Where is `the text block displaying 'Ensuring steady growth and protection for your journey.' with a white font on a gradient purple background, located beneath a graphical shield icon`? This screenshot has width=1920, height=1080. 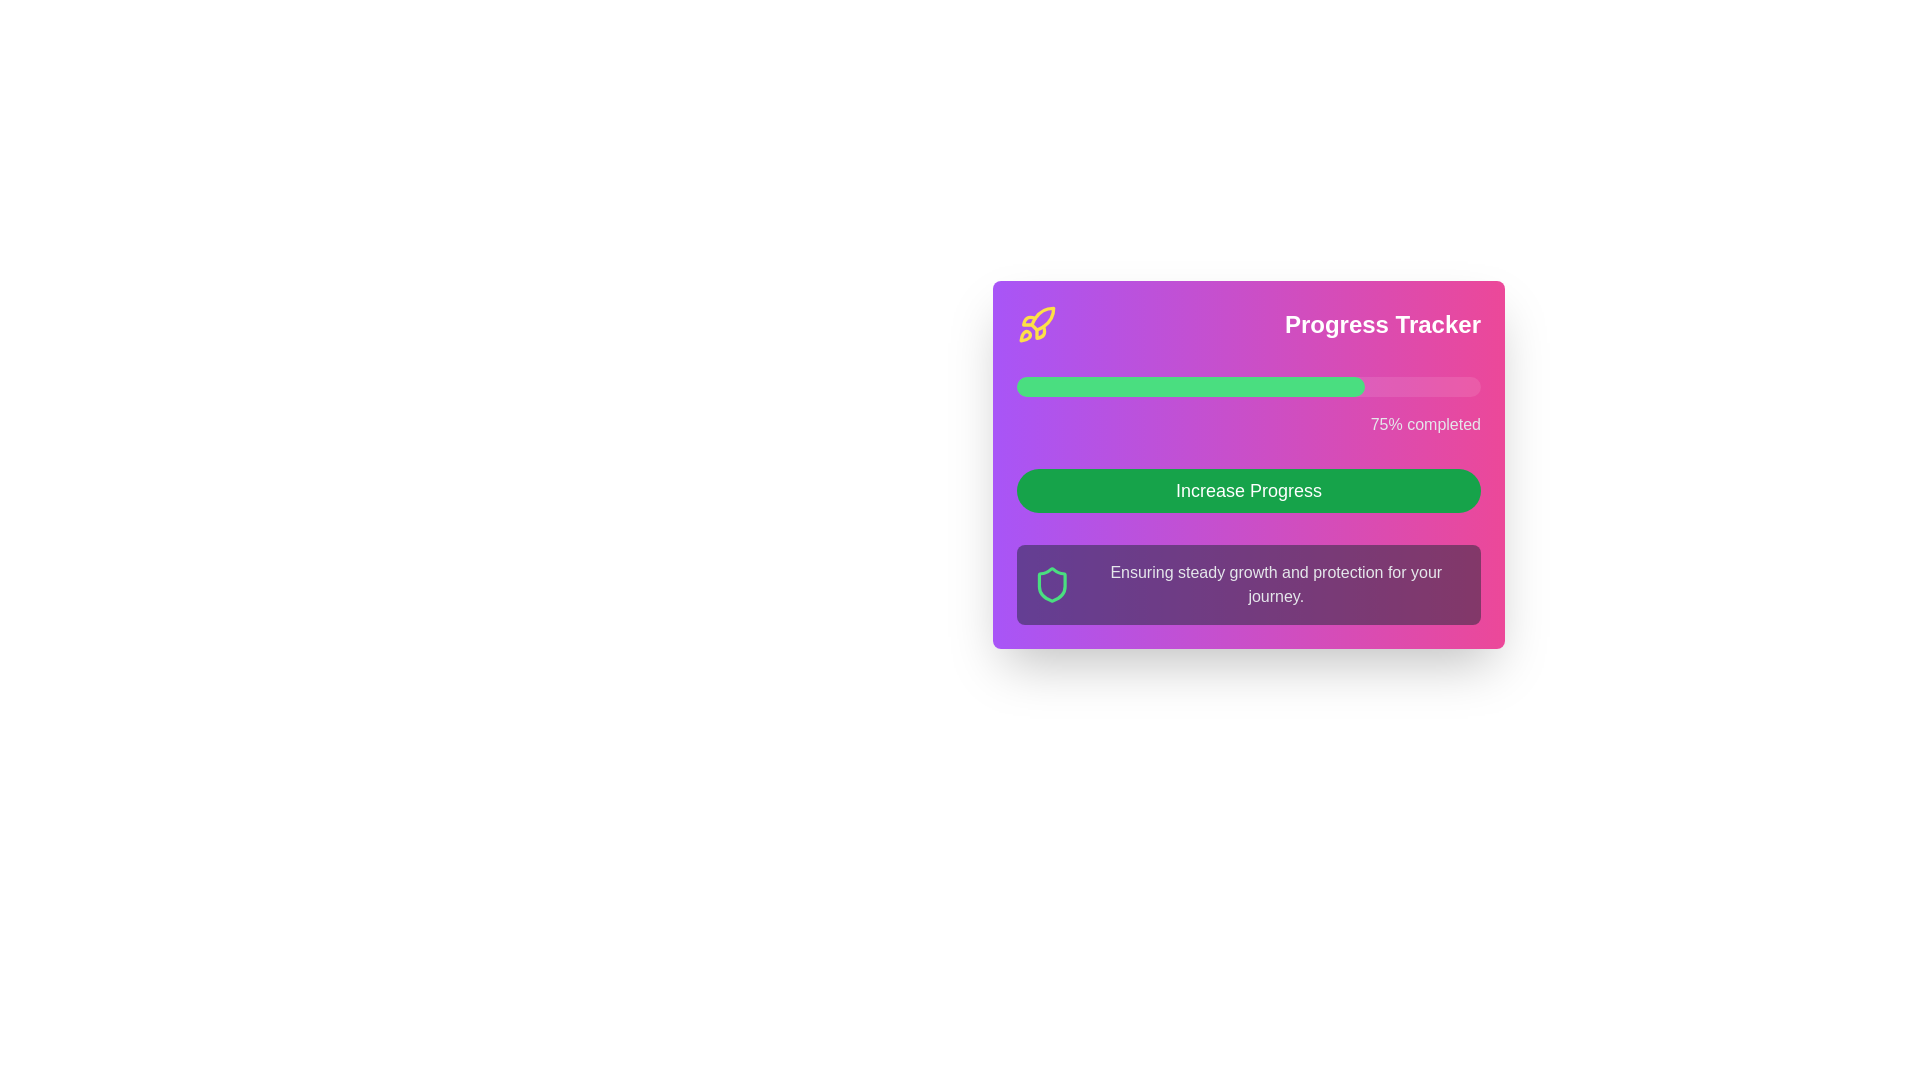
the text block displaying 'Ensuring steady growth and protection for your journey.' with a white font on a gradient purple background, located beneath a graphical shield icon is located at coordinates (1275, 585).